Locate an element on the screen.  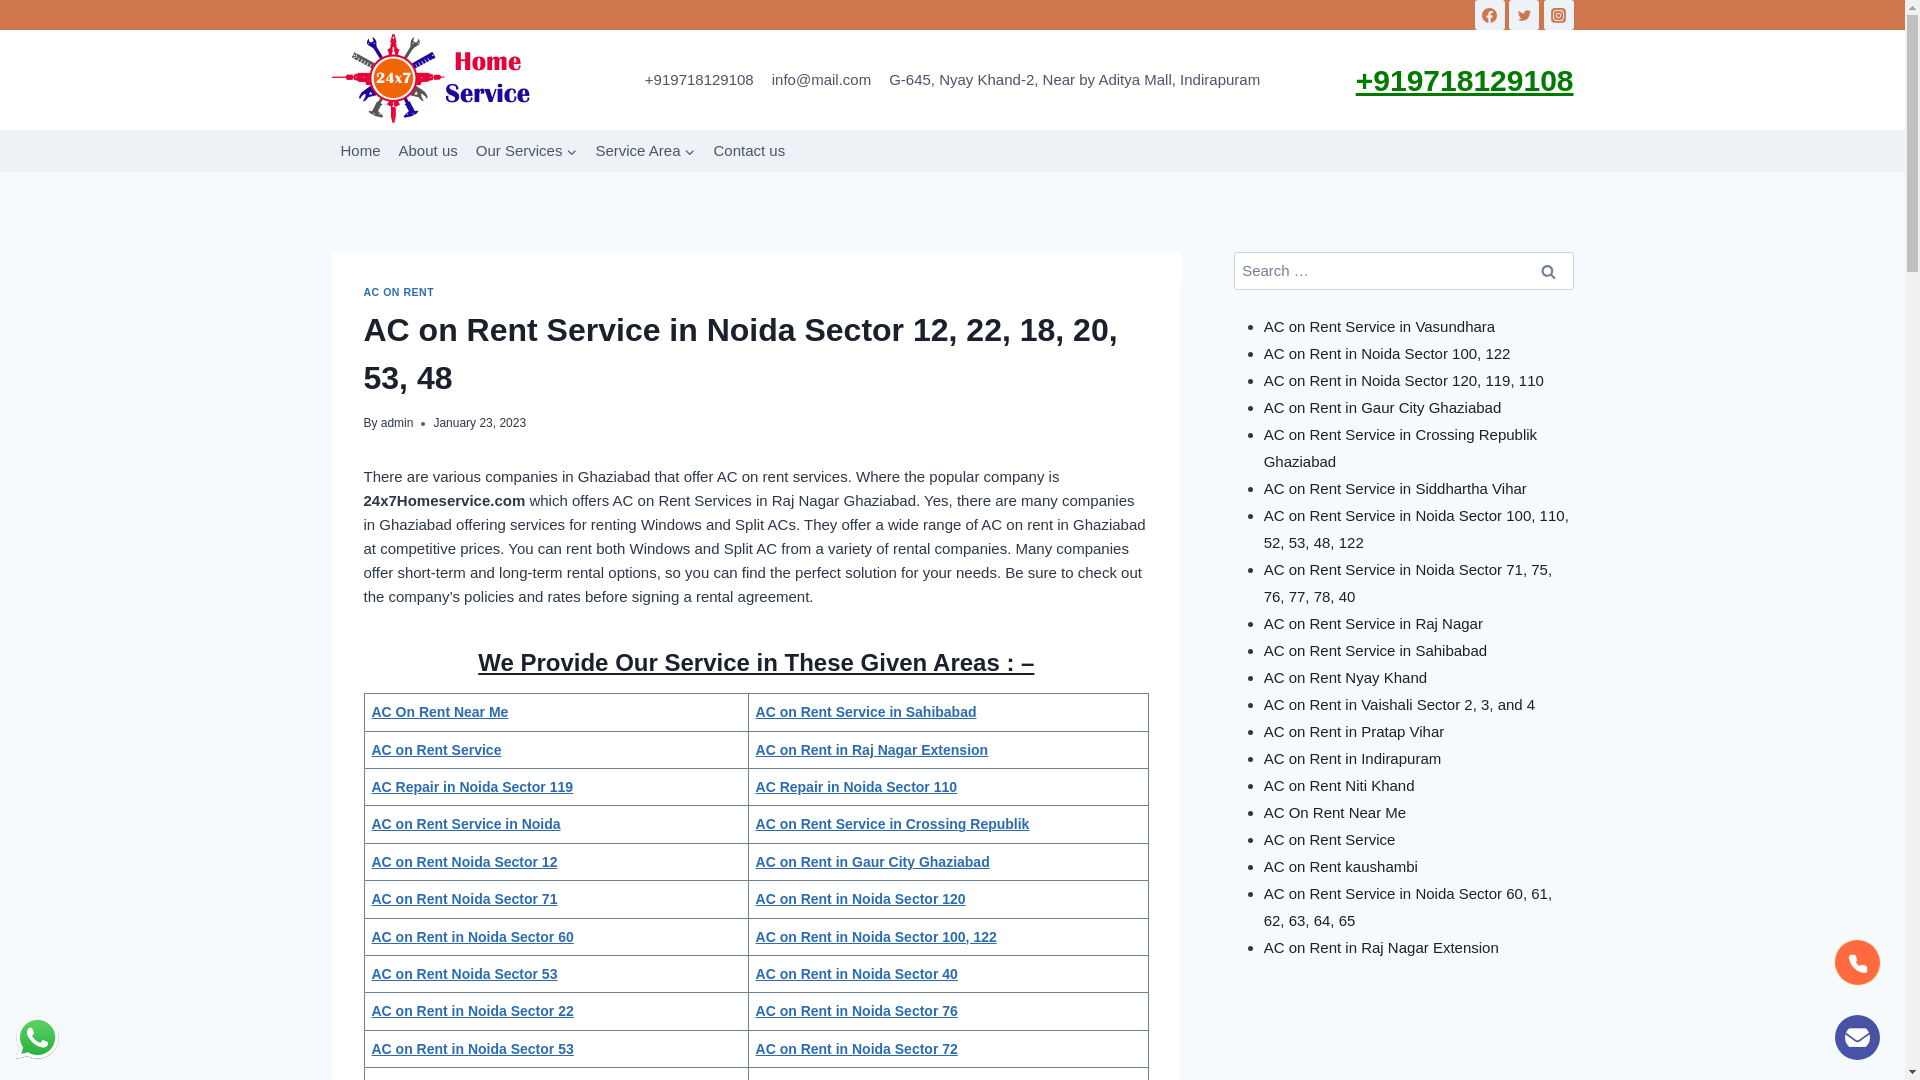
'AC on Rent in Noida Sector 120, 119, 110' is located at coordinates (1402, 380).